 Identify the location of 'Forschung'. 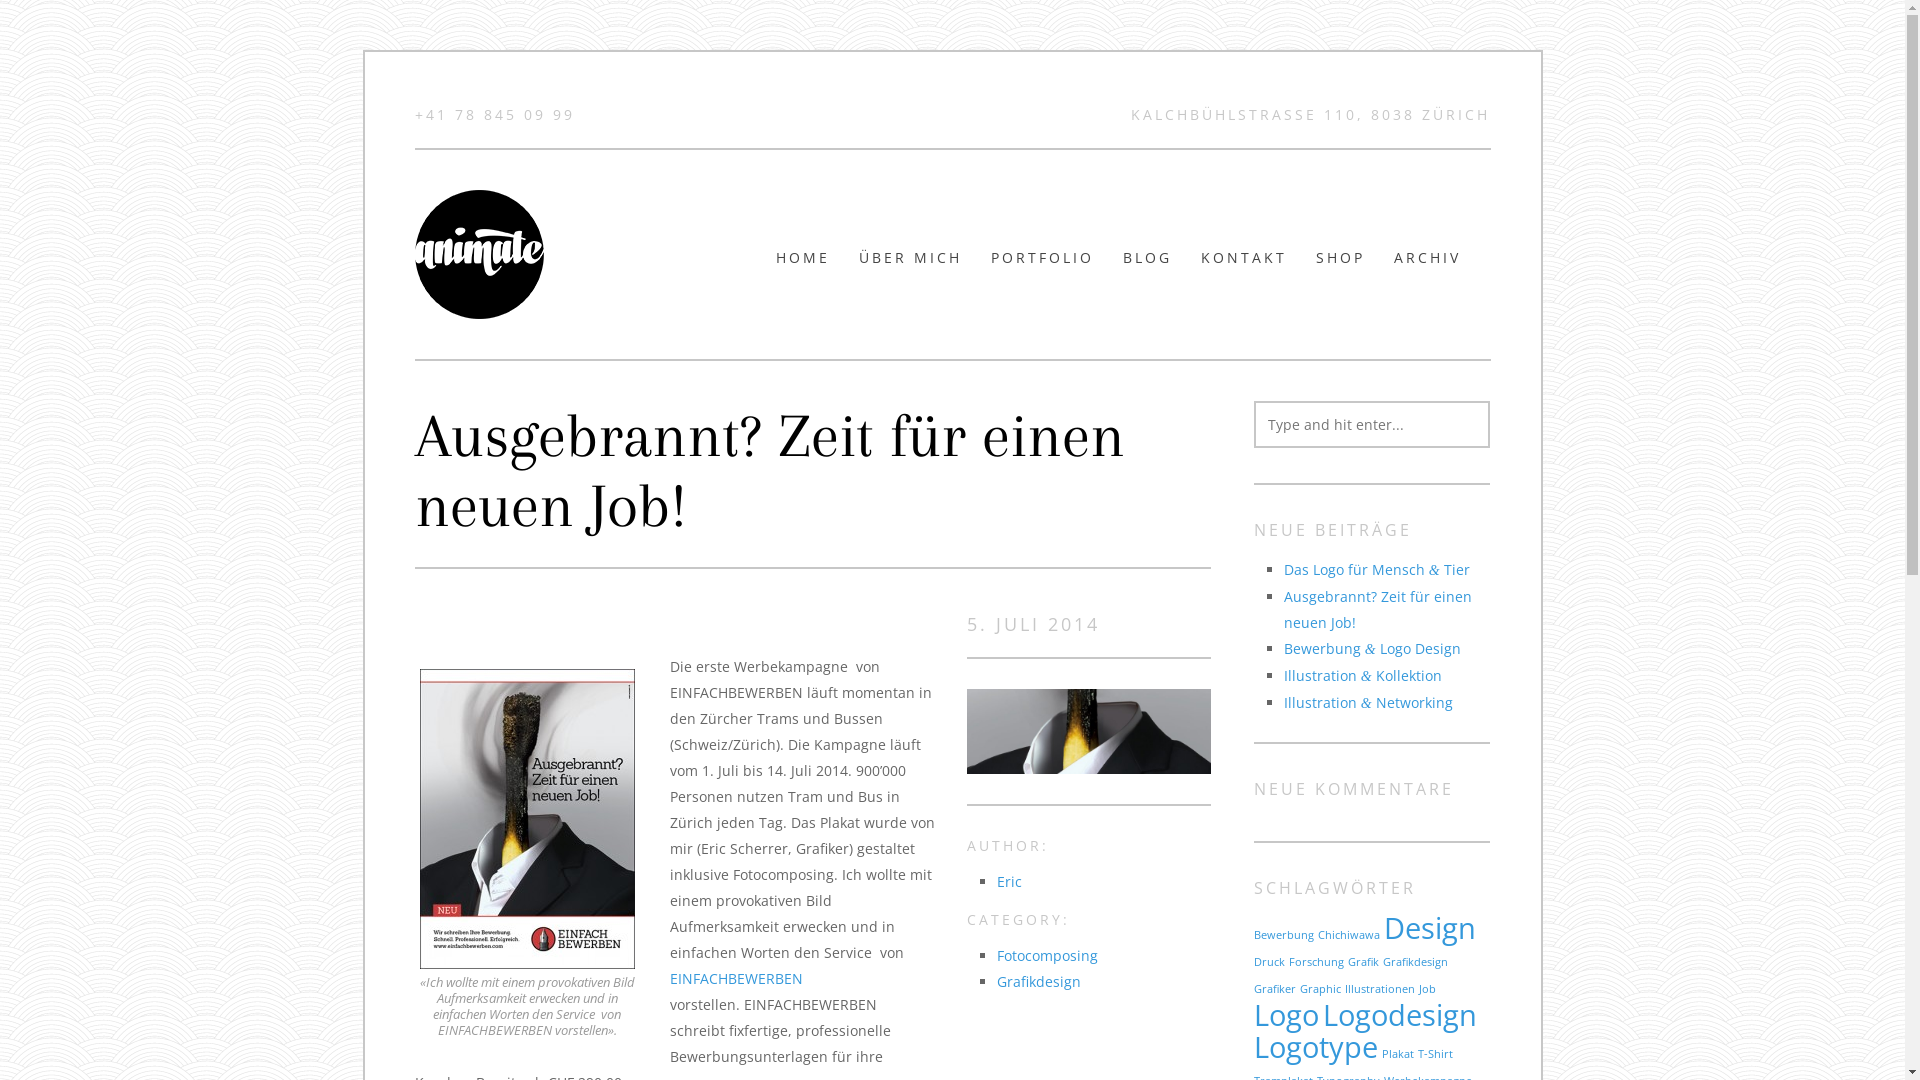
(1316, 960).